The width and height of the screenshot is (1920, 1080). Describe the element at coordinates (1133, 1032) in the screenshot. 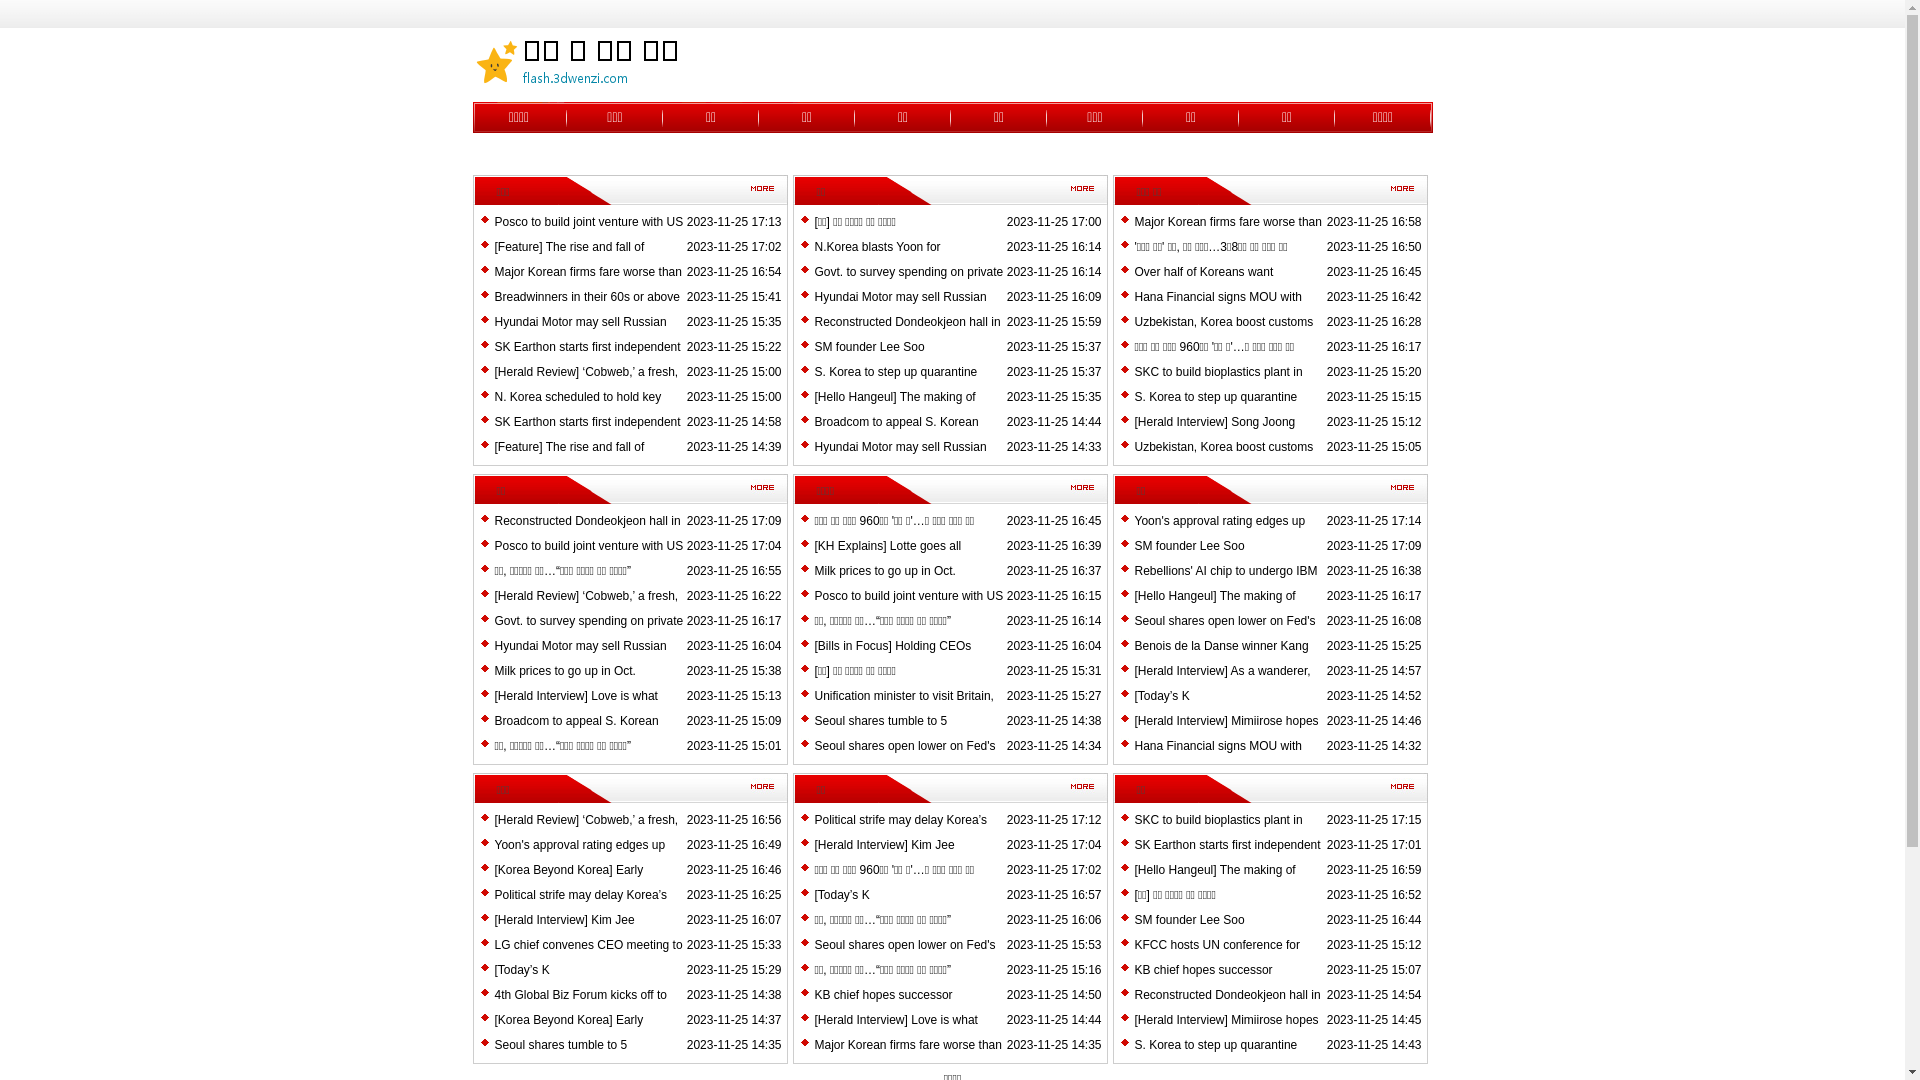

I see `'[Herald Interview] Mimiirose hopes to make a name for itself'` at that location.